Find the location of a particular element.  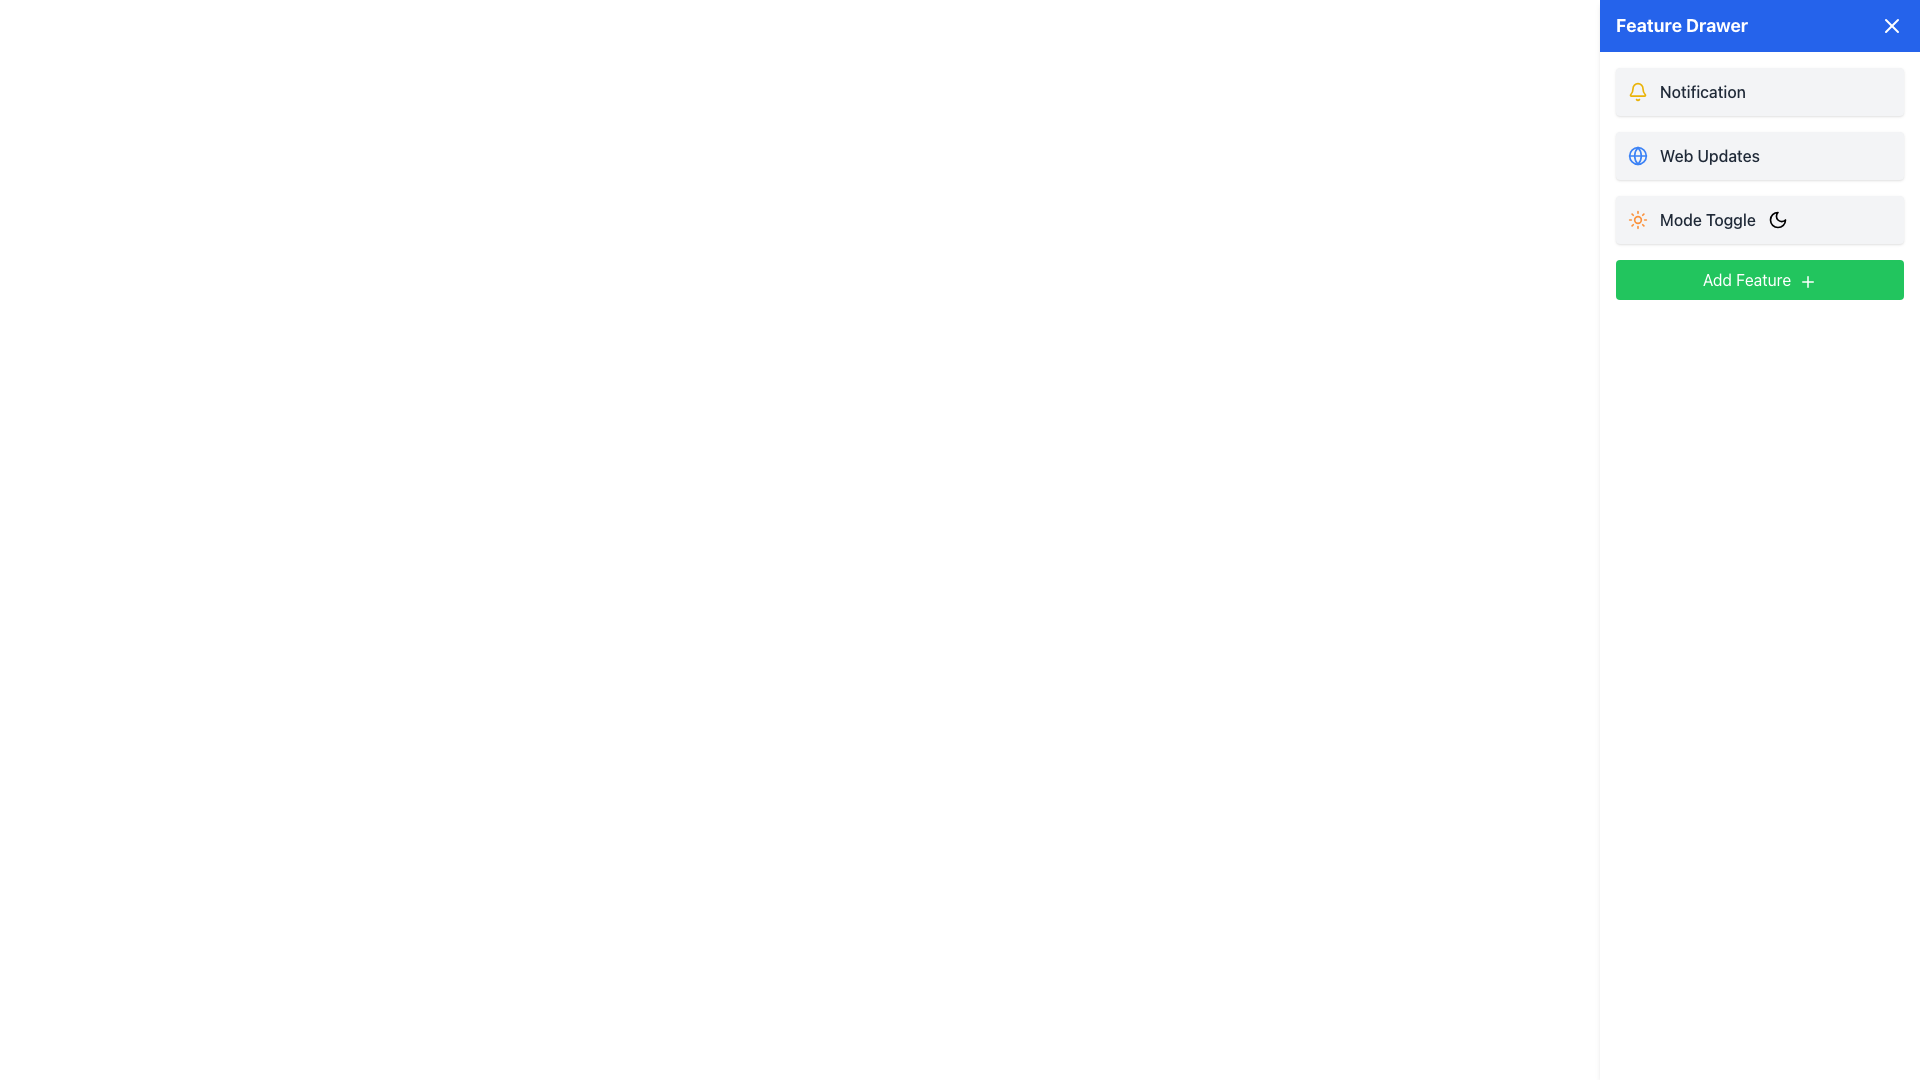

the button at the bottom of the 'Feature Drawer' side panel to observe hover effects is located at coordinates (1760, 280).